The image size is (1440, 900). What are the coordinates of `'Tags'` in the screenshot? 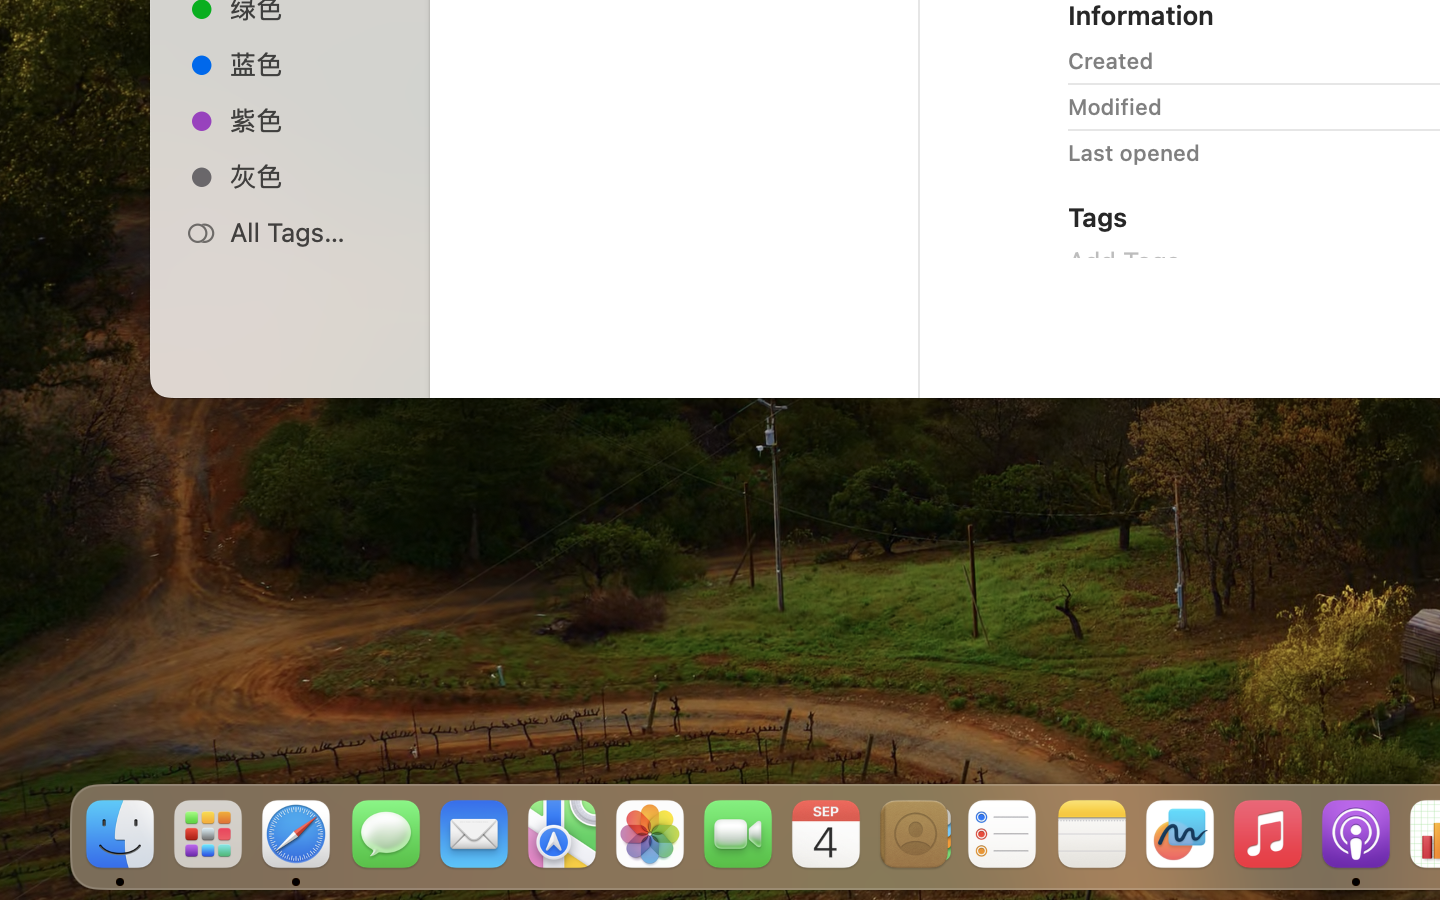 It's located at (1097, 216).